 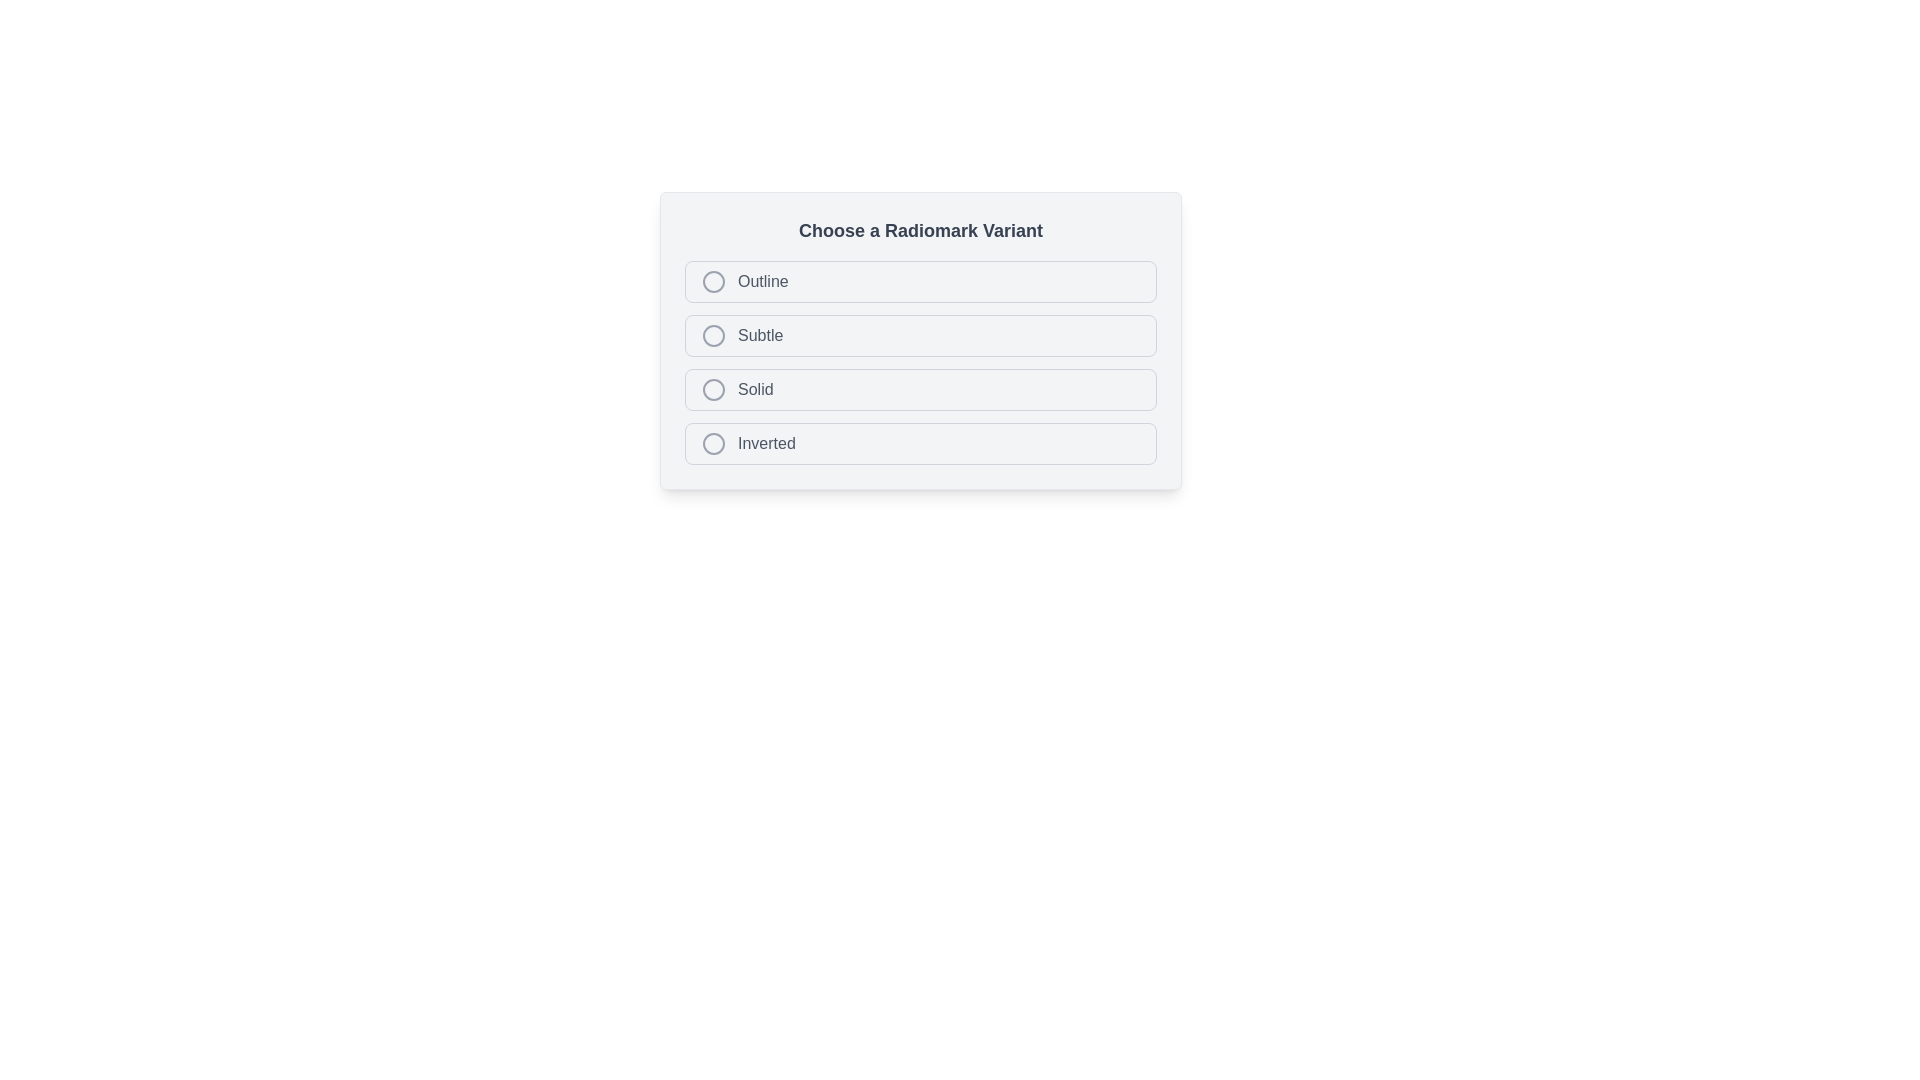 What do you see at coordinates (714, 334) in the screenshot?
I see `the circular radiobutton indicator for the 'Subtle' option` at bounding box center [714, 334].